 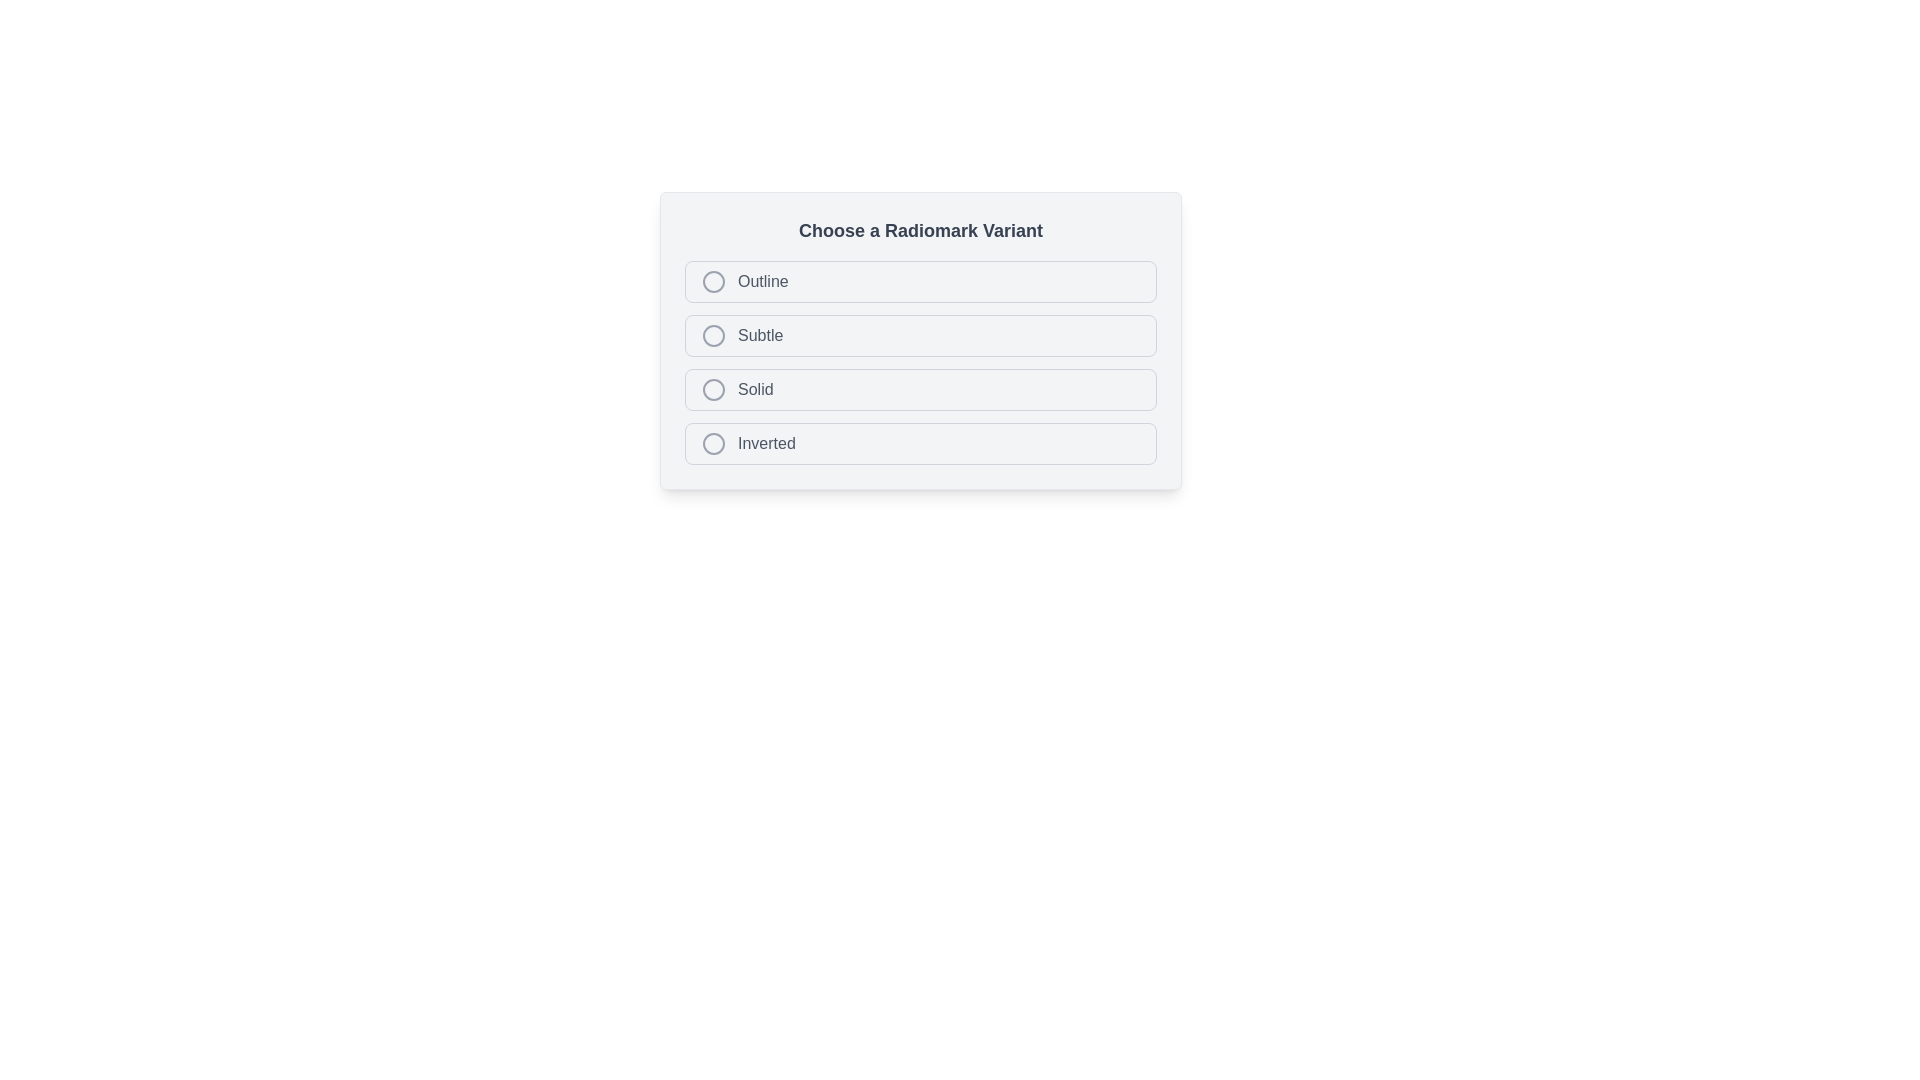 What do you see at coordinates (714, 334) in the screenshot?
I see `the circular radiobutton indicator for the 'Subtle' option` at bounding box center [714, 334].